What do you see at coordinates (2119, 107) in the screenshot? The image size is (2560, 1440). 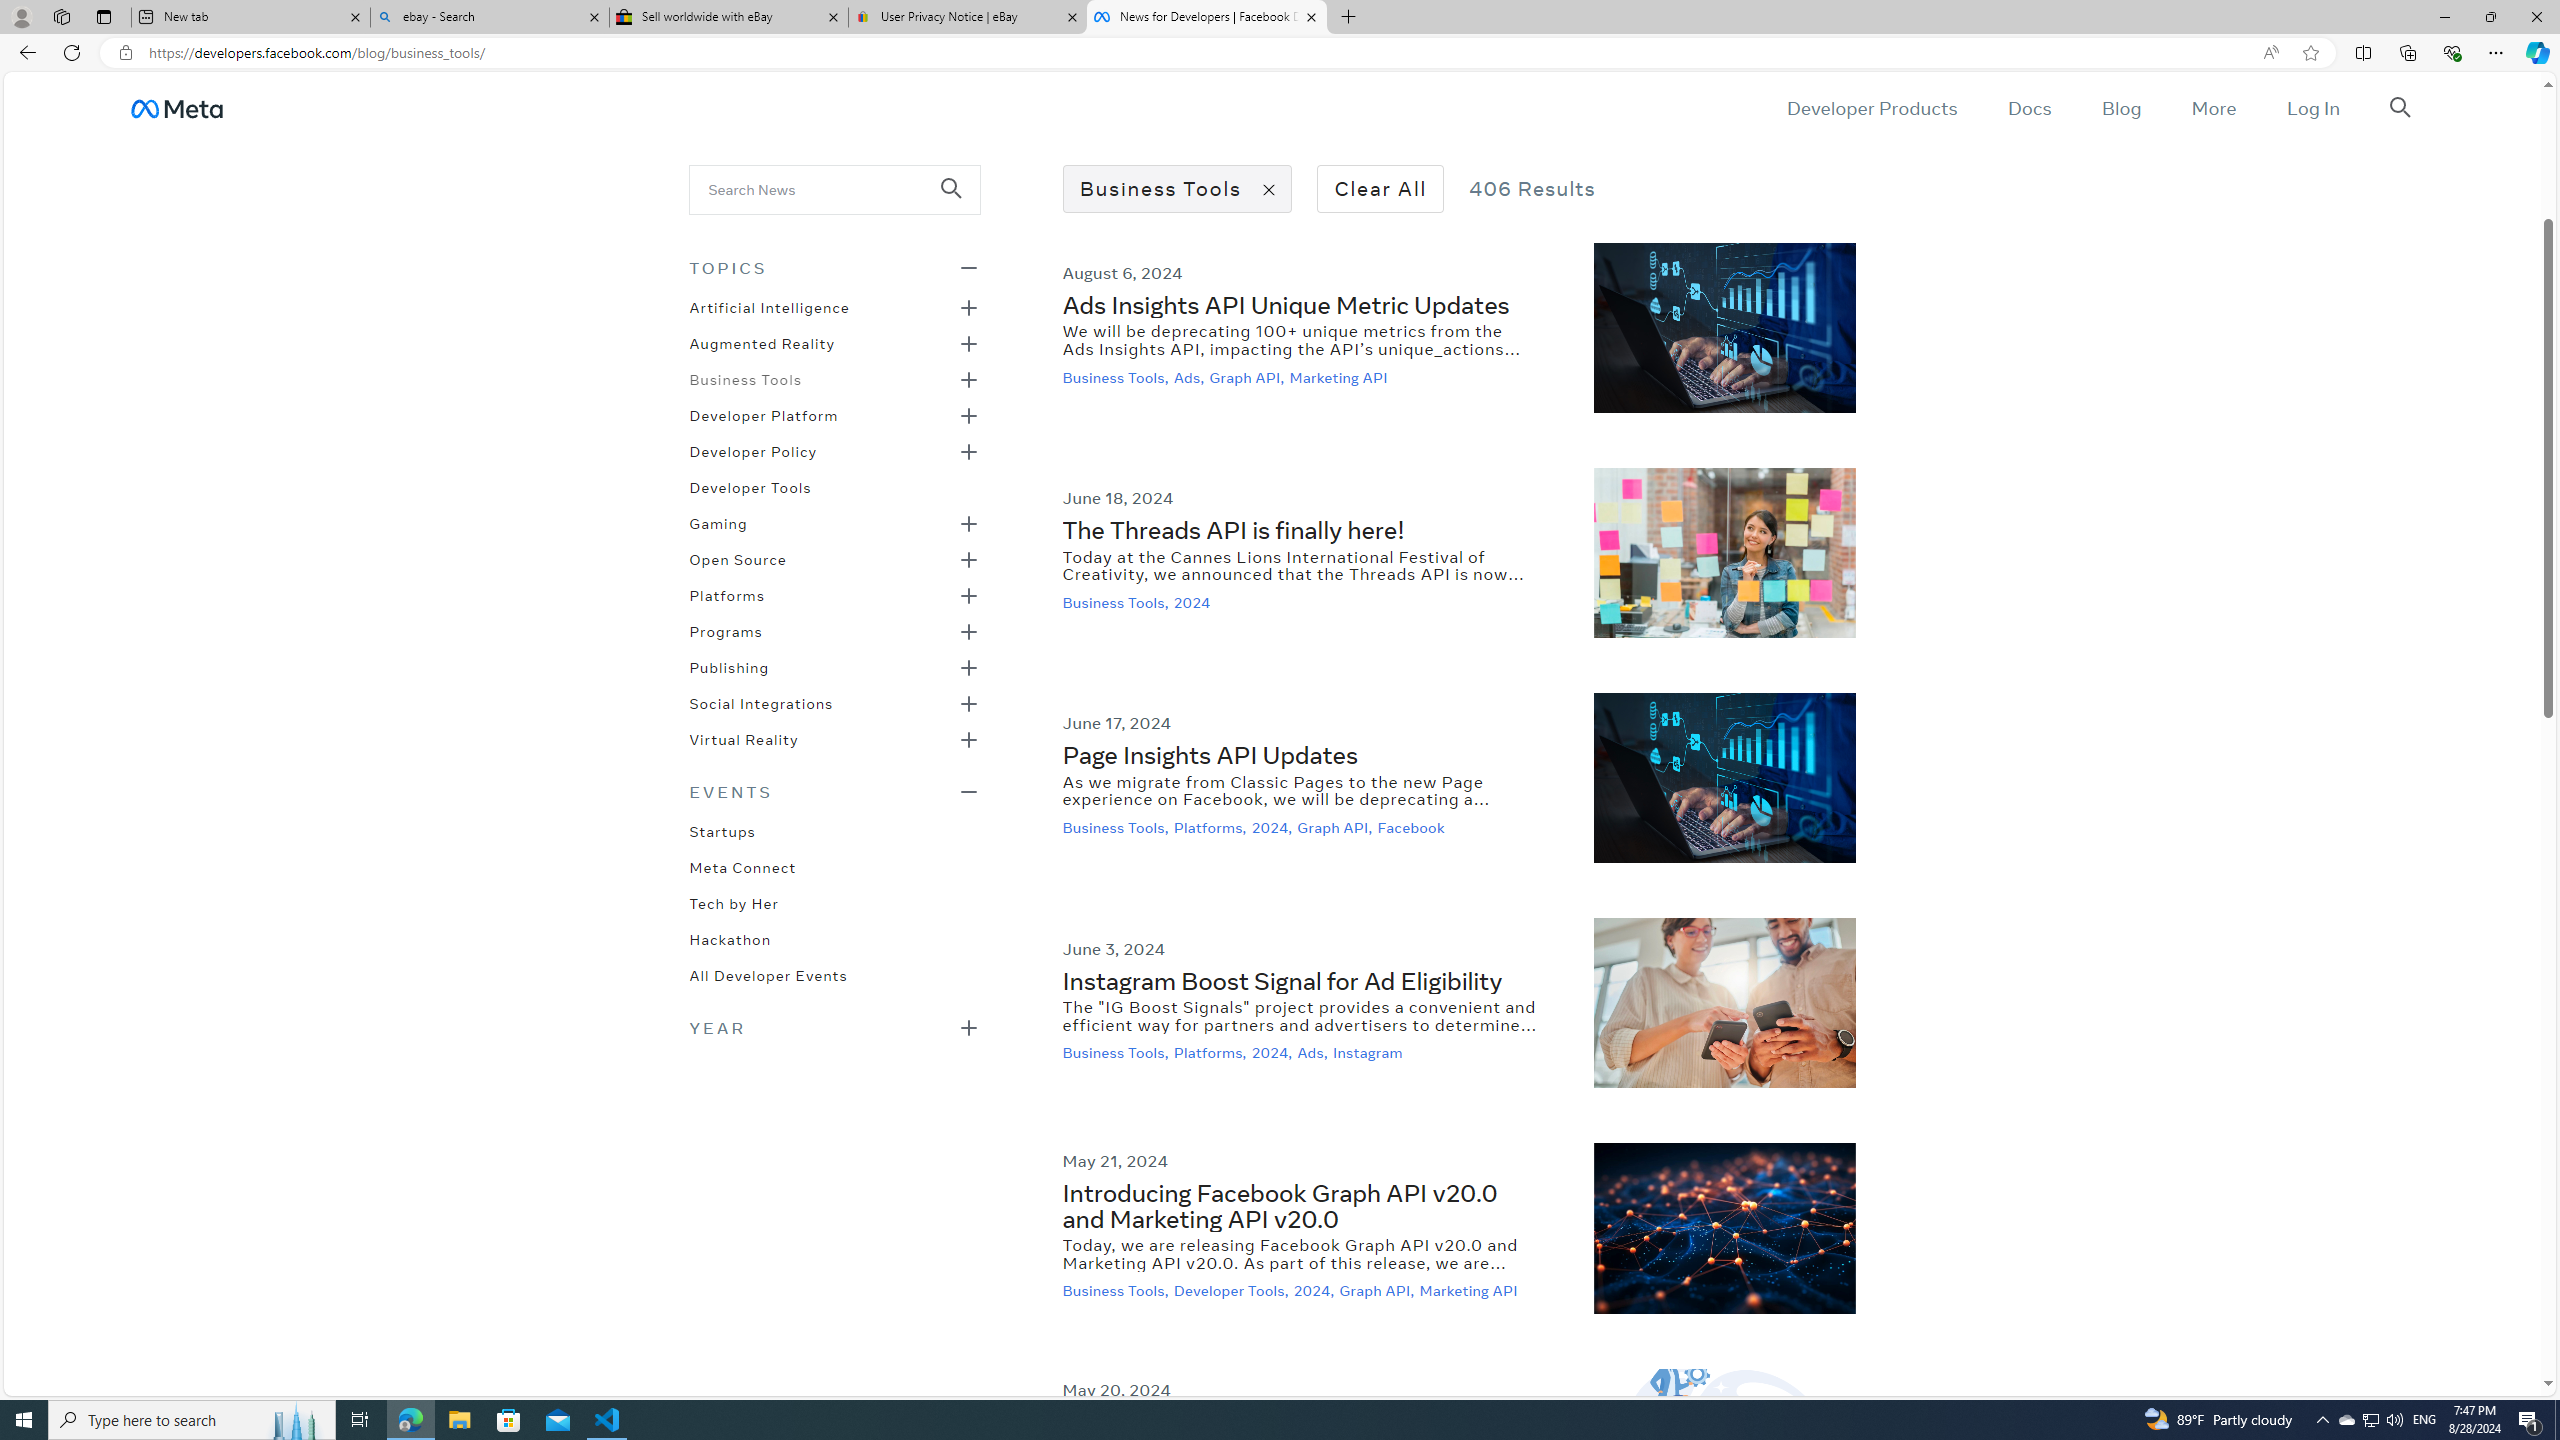 I see `'Blog'` at bounding box center [2119, 107].